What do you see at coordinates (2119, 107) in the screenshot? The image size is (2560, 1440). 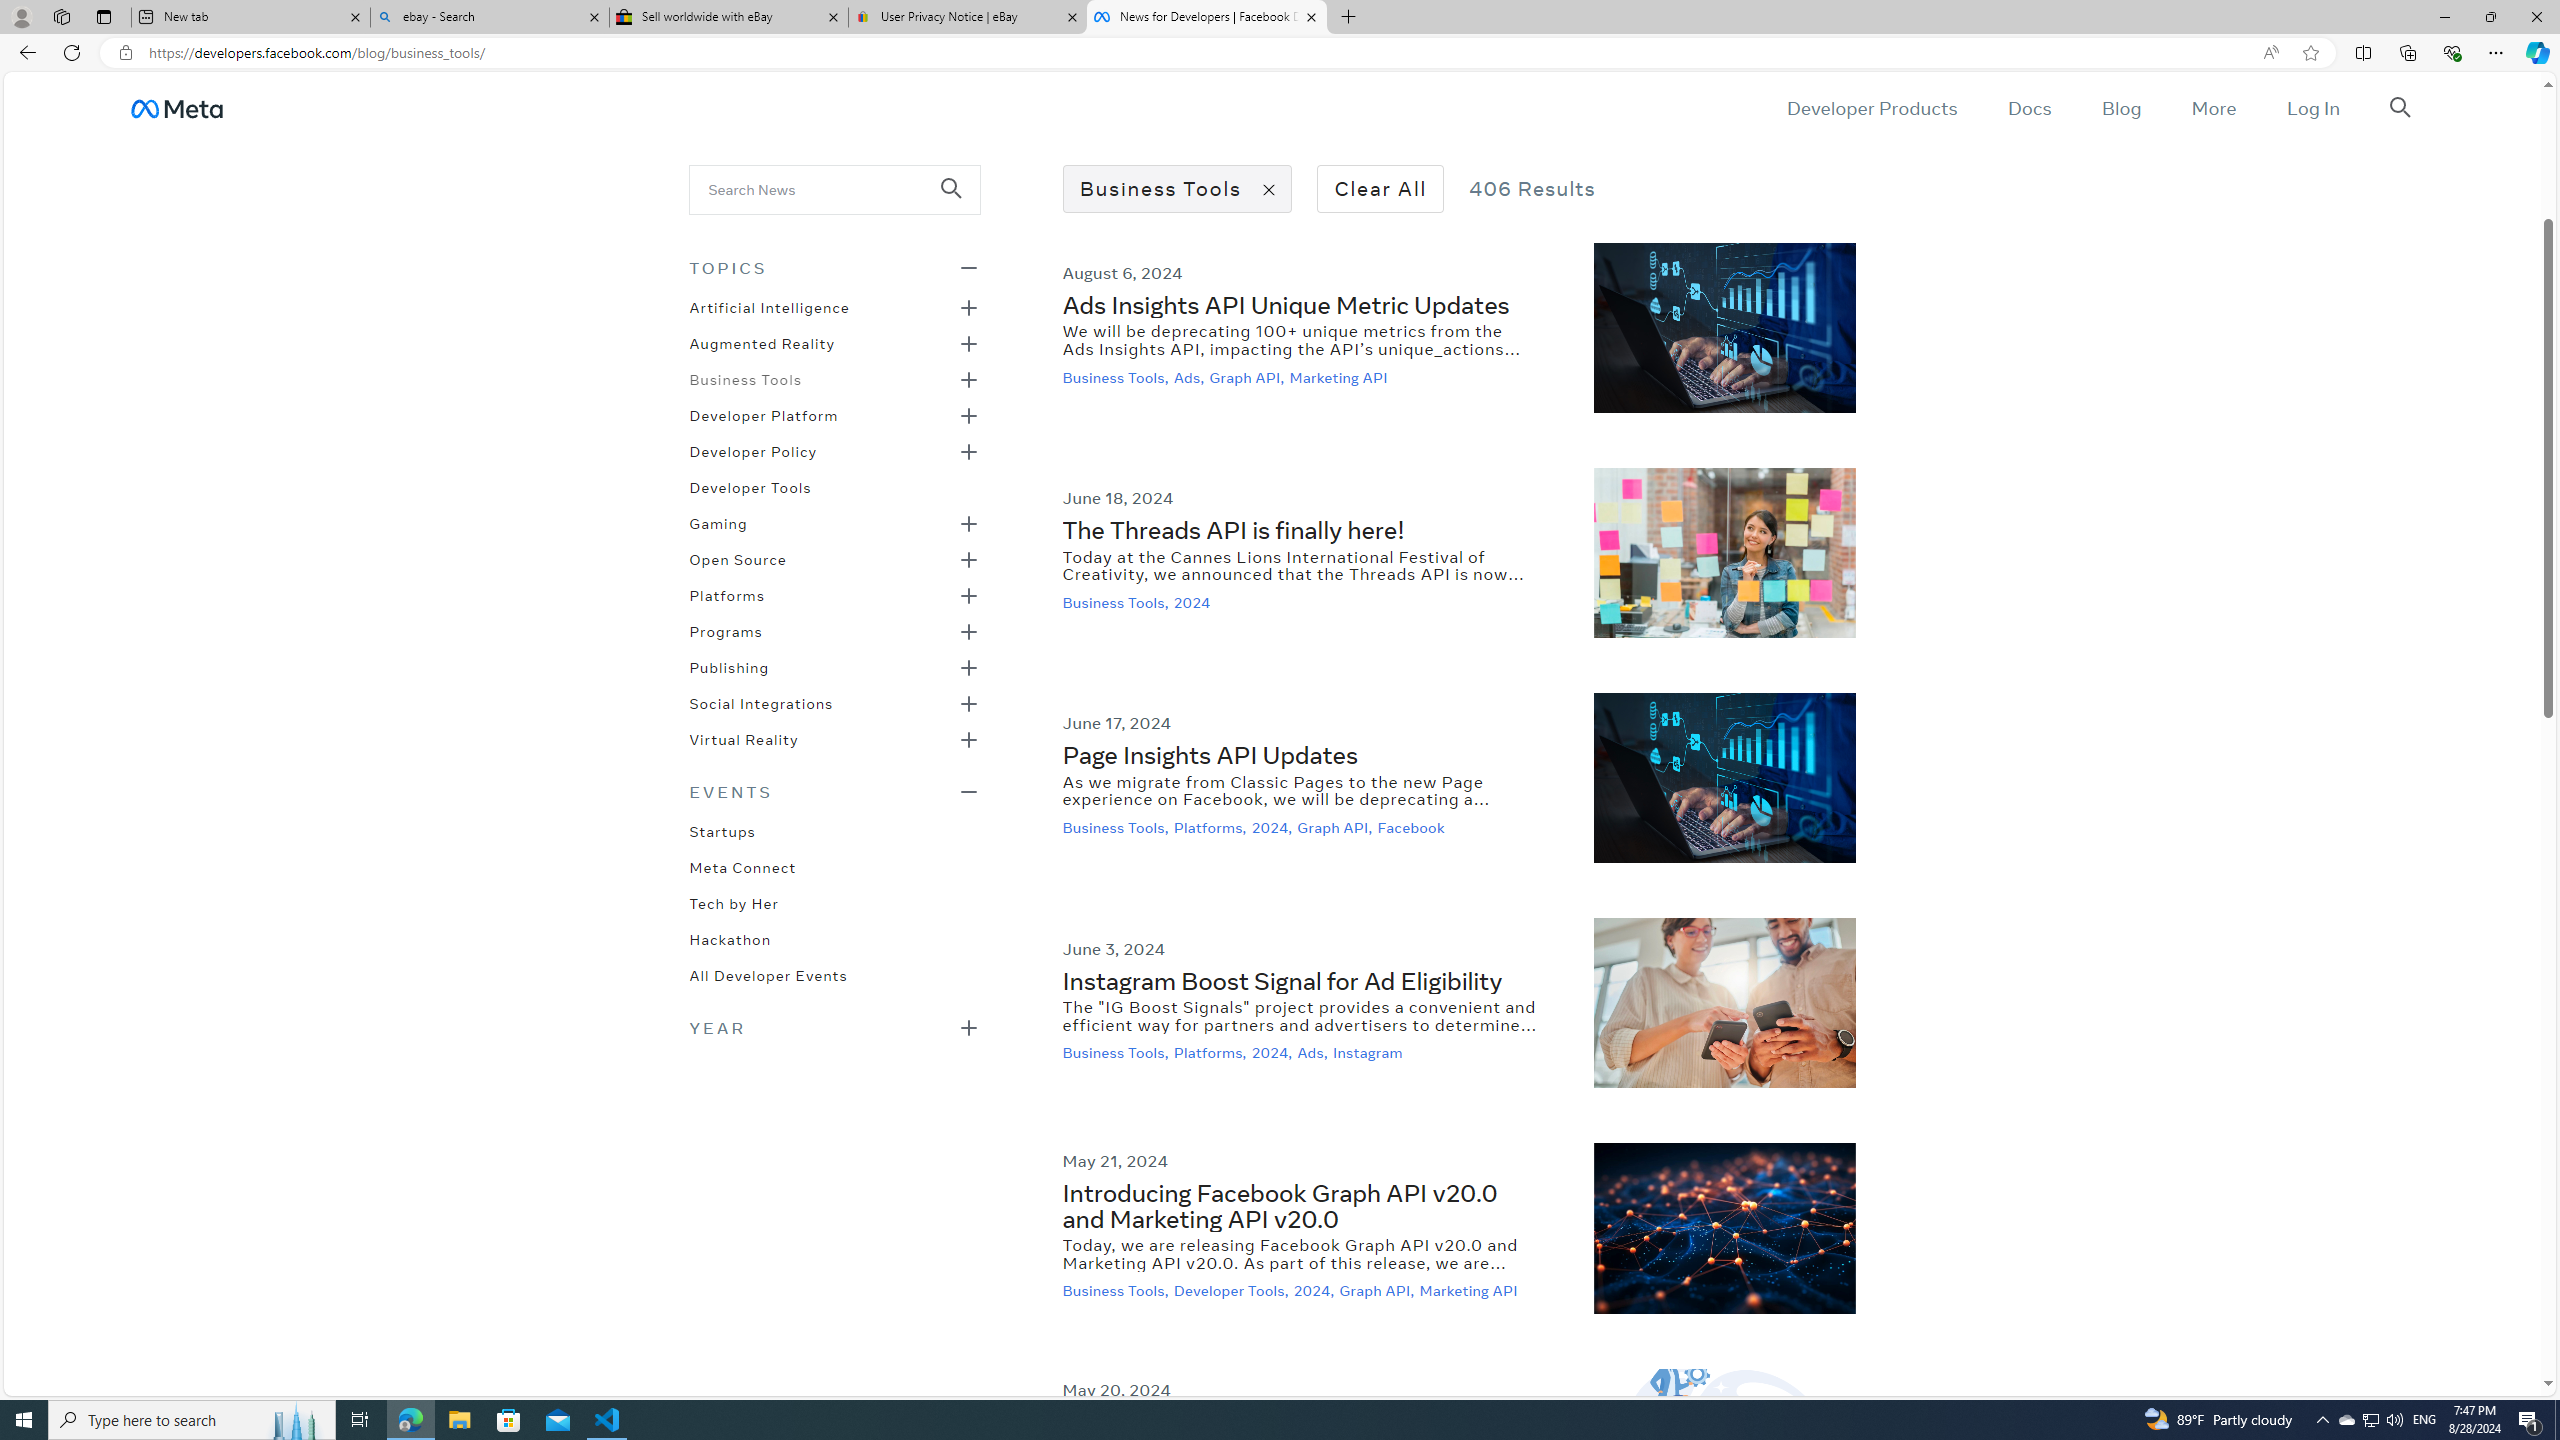 I see `'Blog'` at bounding box center [2119, 107].